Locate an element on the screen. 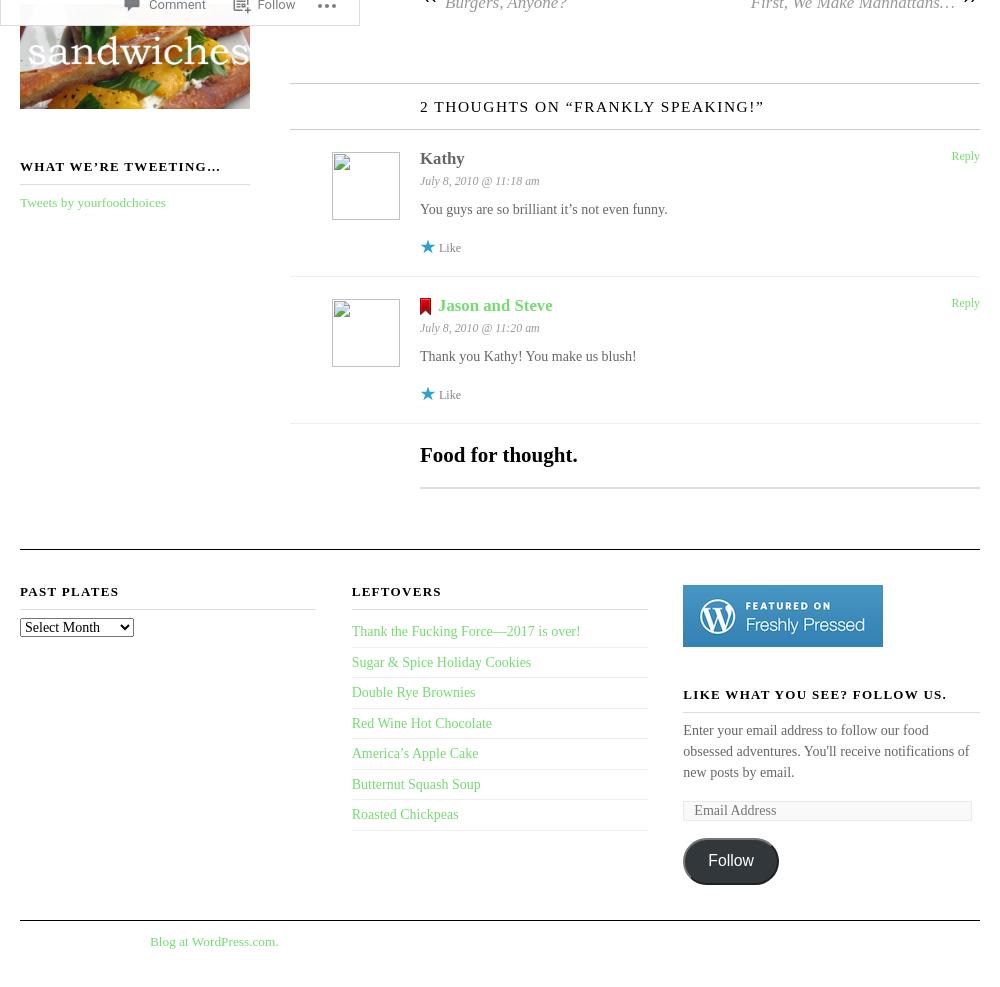  'Blog at WordPress.com.' is located at coordinates (150, 940).